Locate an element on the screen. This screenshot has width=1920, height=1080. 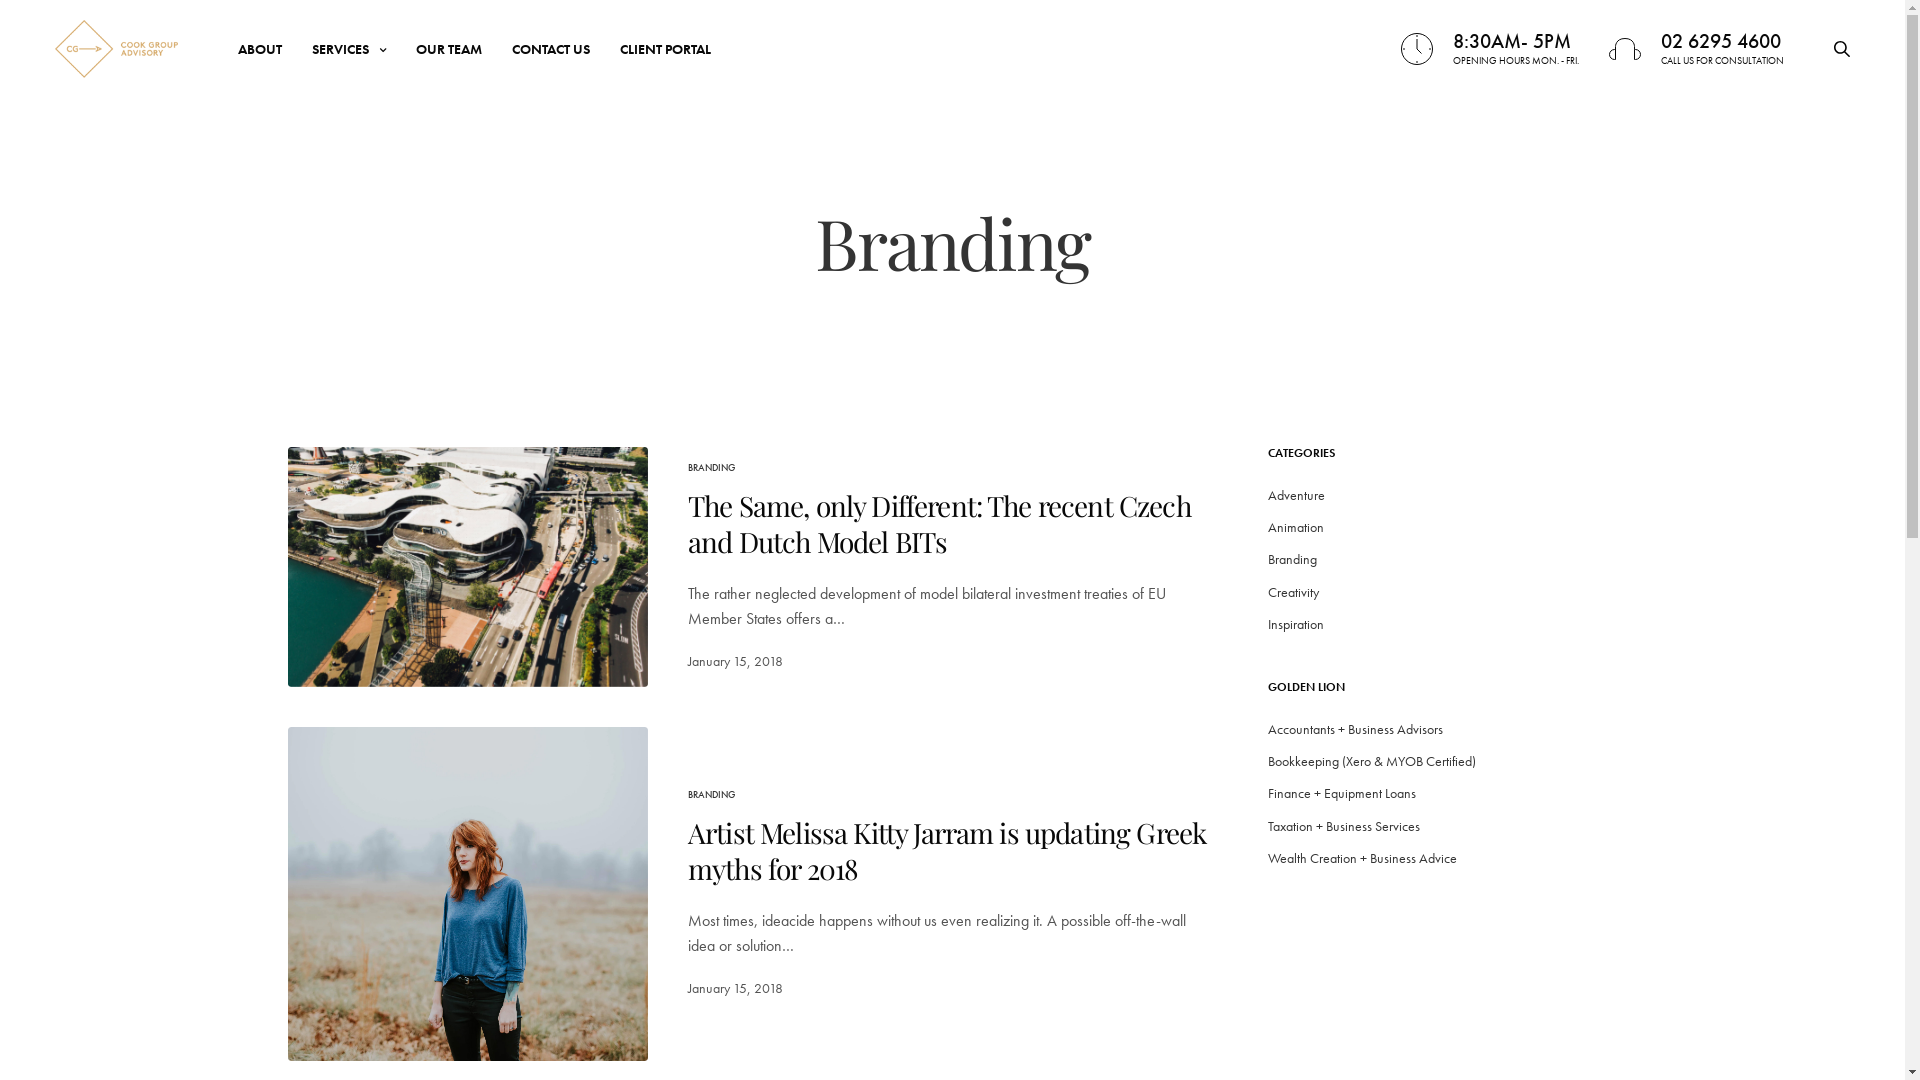
'Animation' is located at coordinates (1266, 526).